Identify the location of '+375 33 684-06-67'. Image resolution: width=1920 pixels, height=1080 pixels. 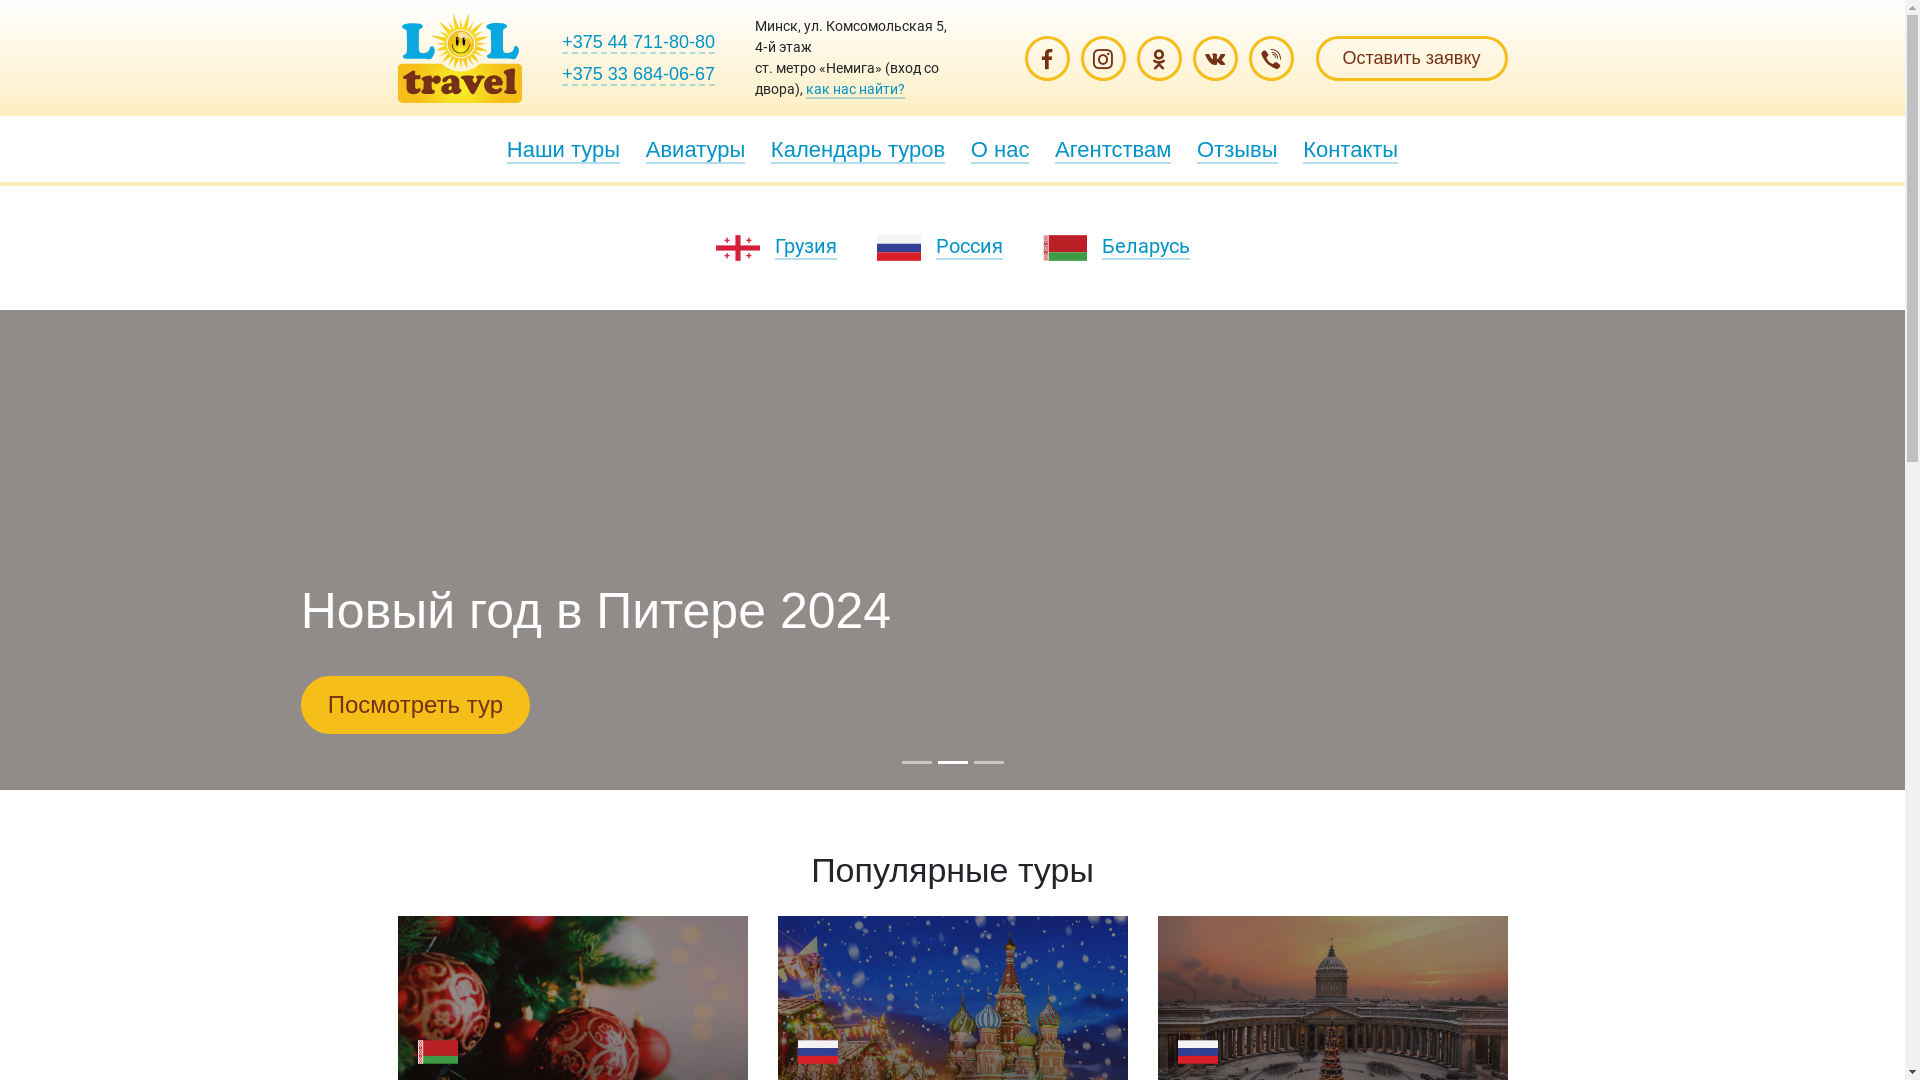
(560, 72).